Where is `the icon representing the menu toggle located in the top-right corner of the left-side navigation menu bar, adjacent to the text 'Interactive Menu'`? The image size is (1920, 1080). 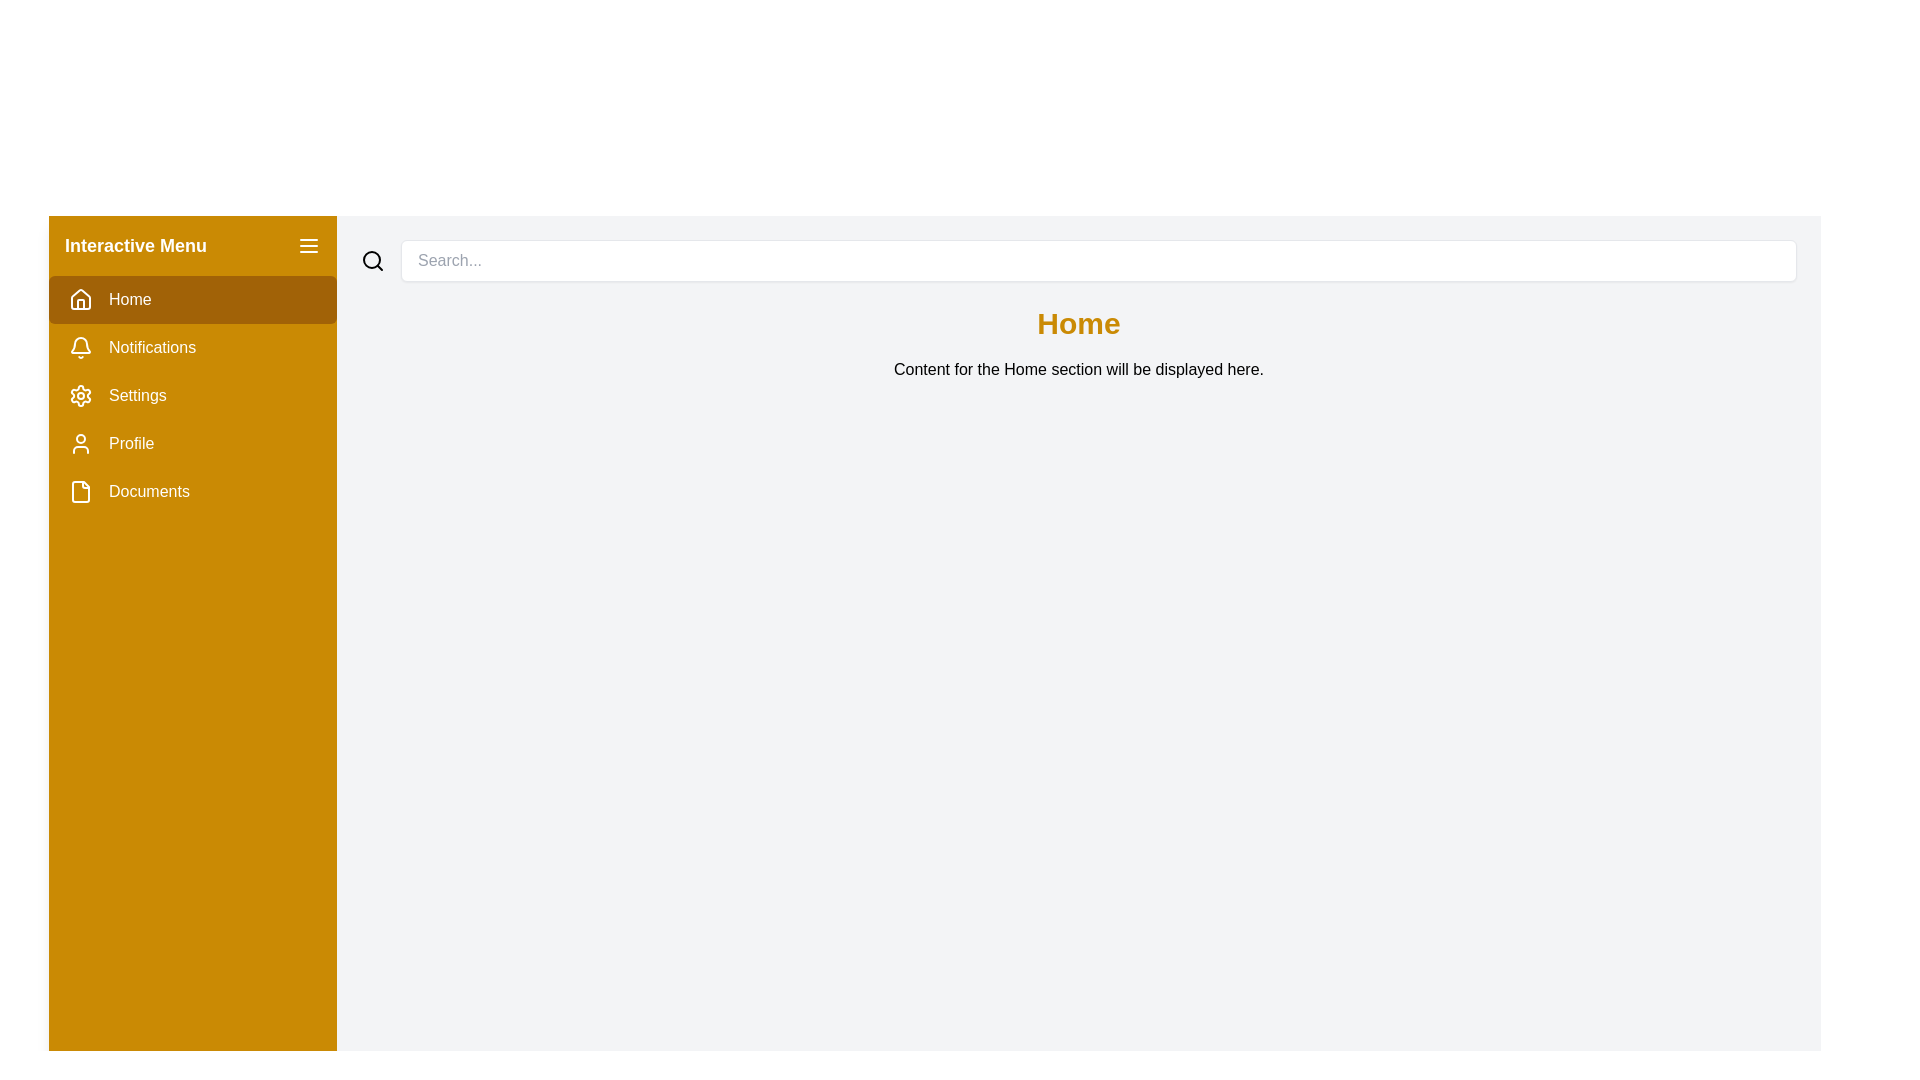
the icon representing the menu toggle located in the top-right corner of the left-side navigation menu bar, adjacent to the text 'Interactive Menu' is located at coordinates (307, 245).